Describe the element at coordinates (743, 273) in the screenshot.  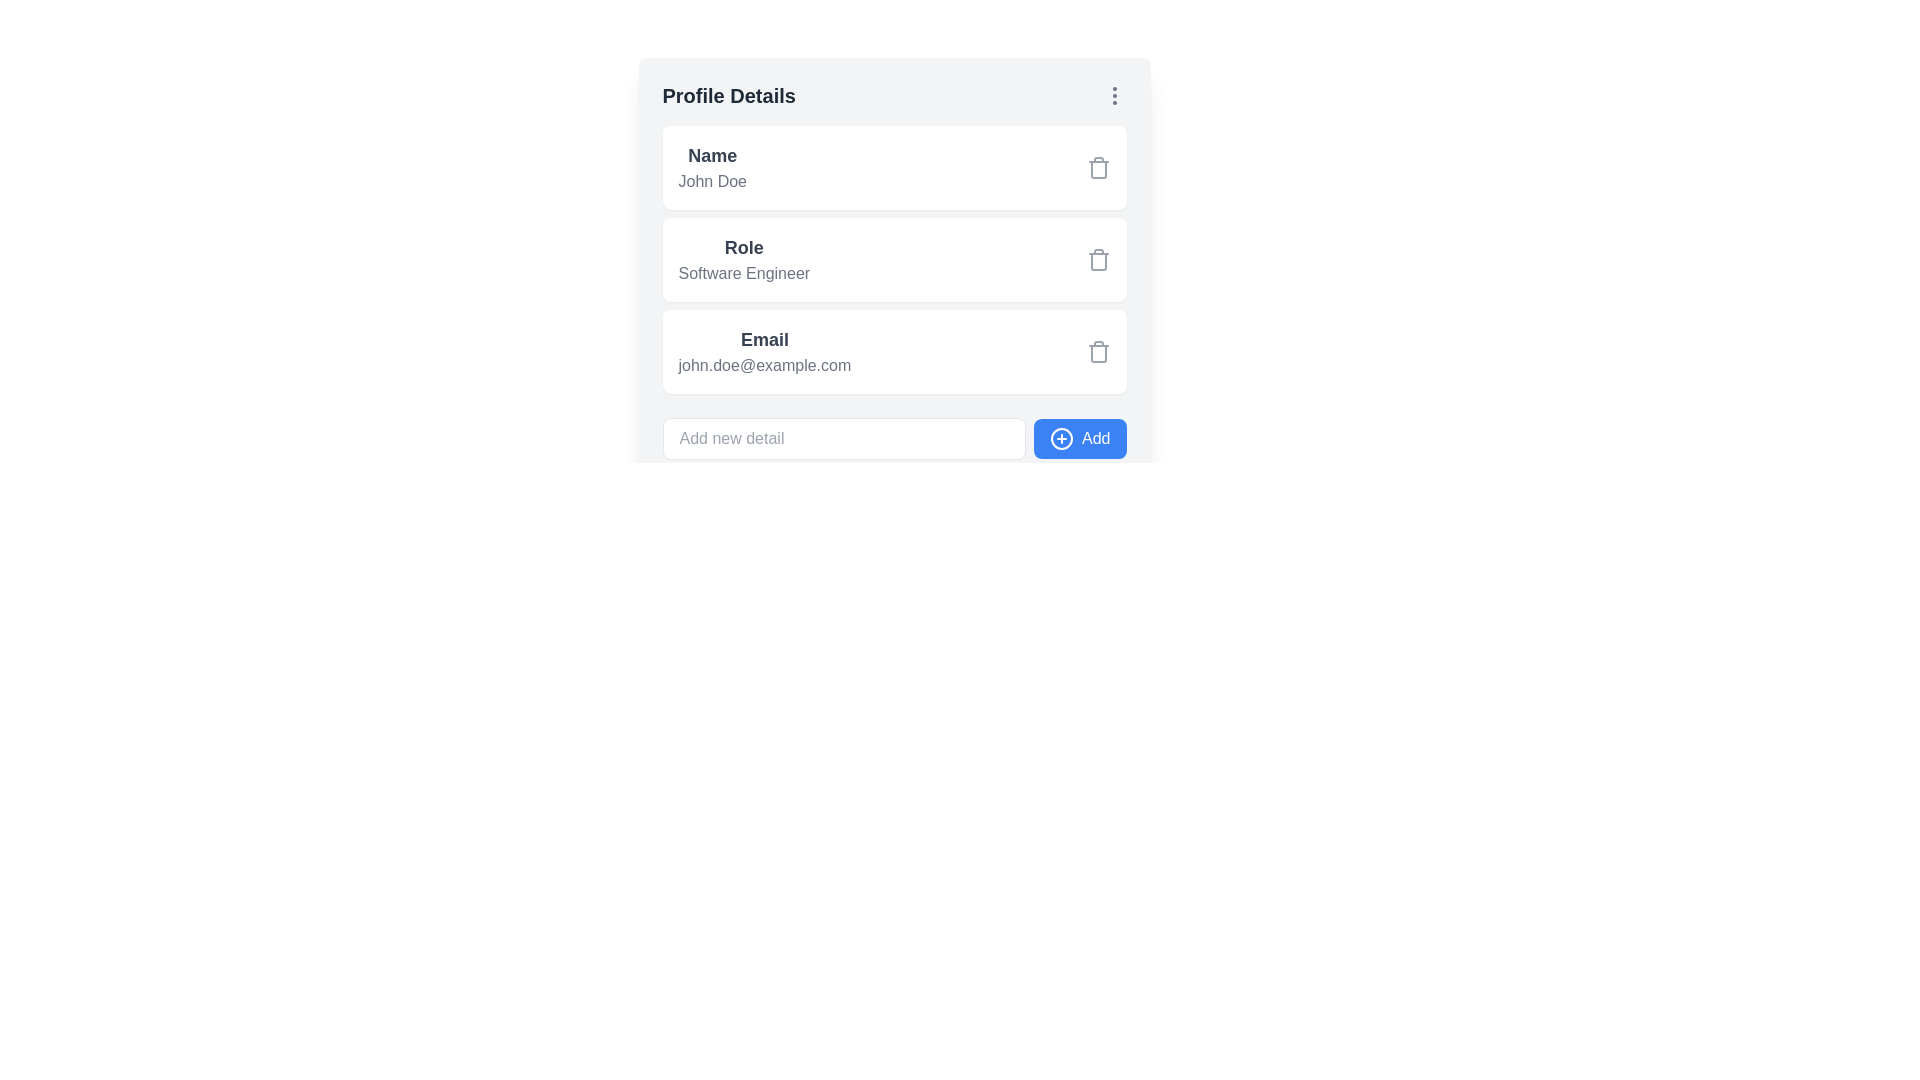
I see `the static text label displaying the user's role within the 'Profile Details' card, located directly beneath the 'Role' text` at that location.